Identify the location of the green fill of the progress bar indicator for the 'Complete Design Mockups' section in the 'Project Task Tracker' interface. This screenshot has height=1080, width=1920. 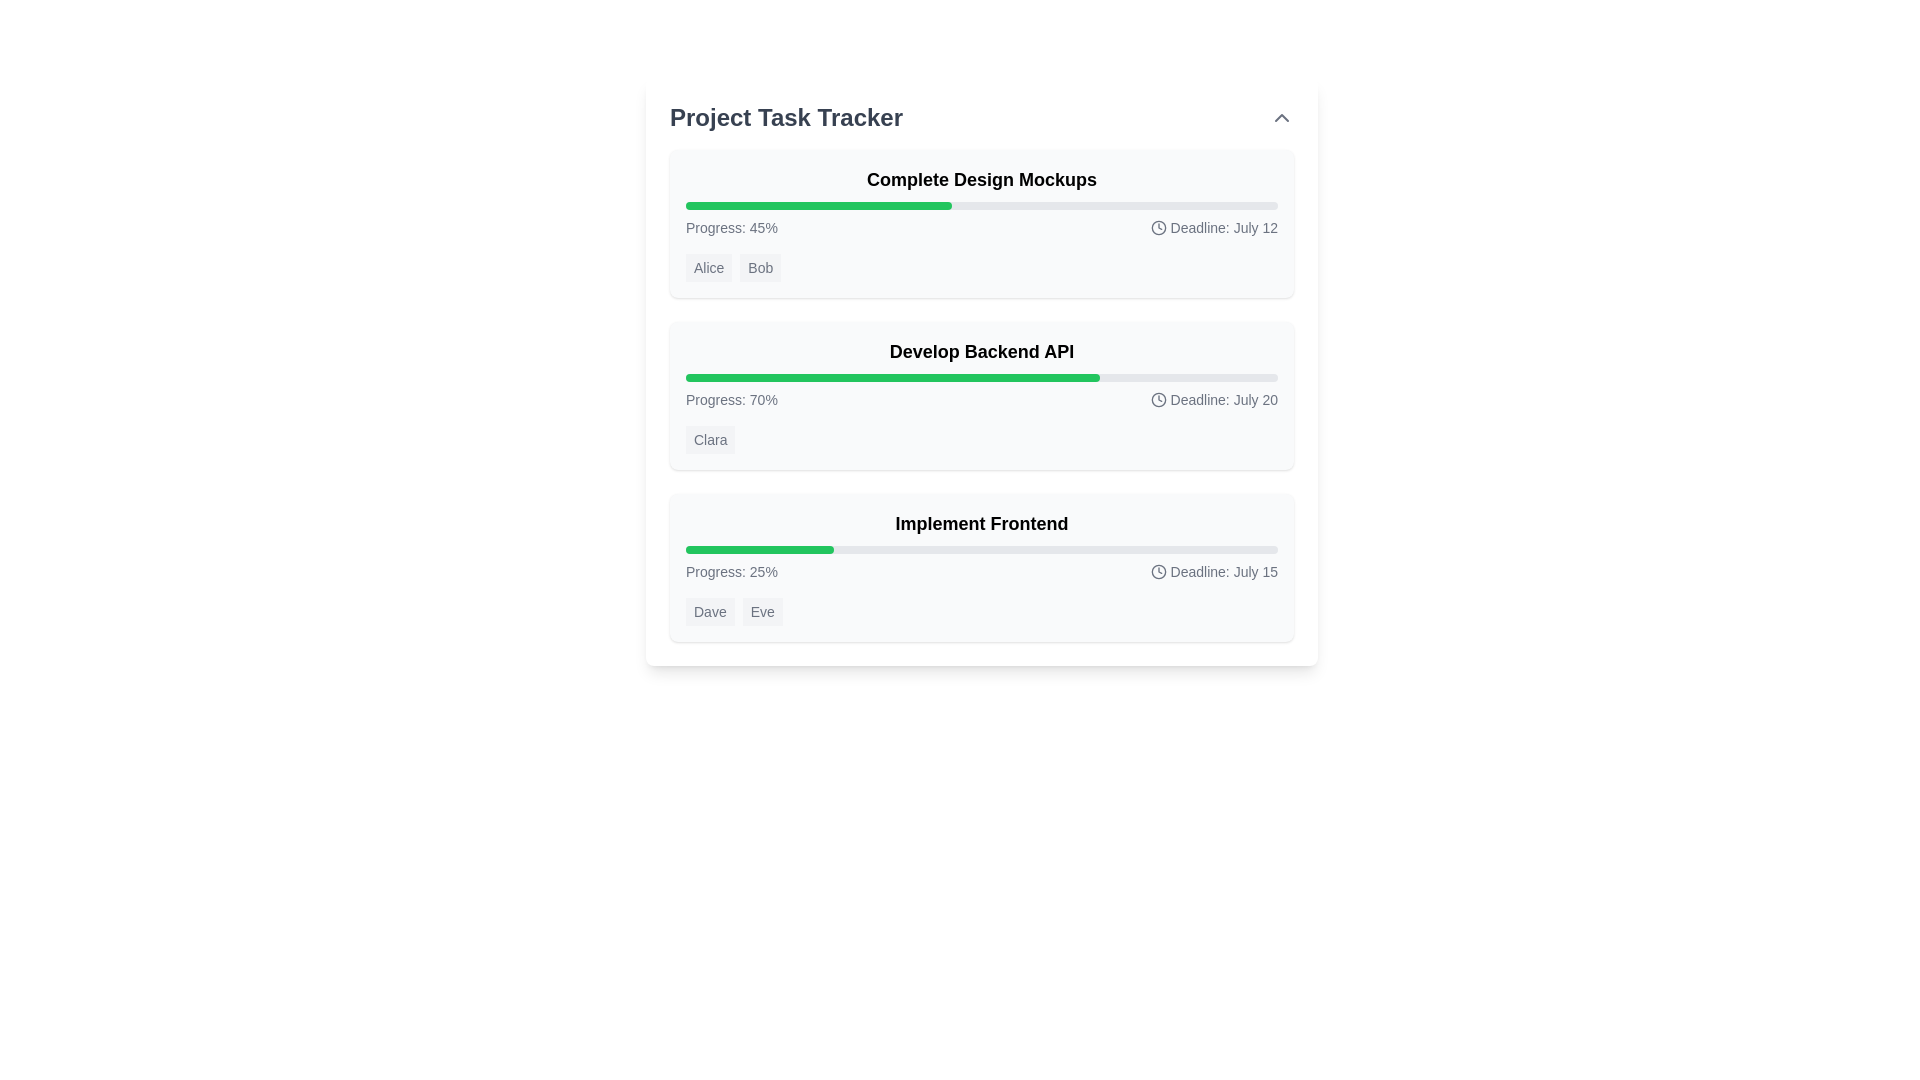
(892, 378).